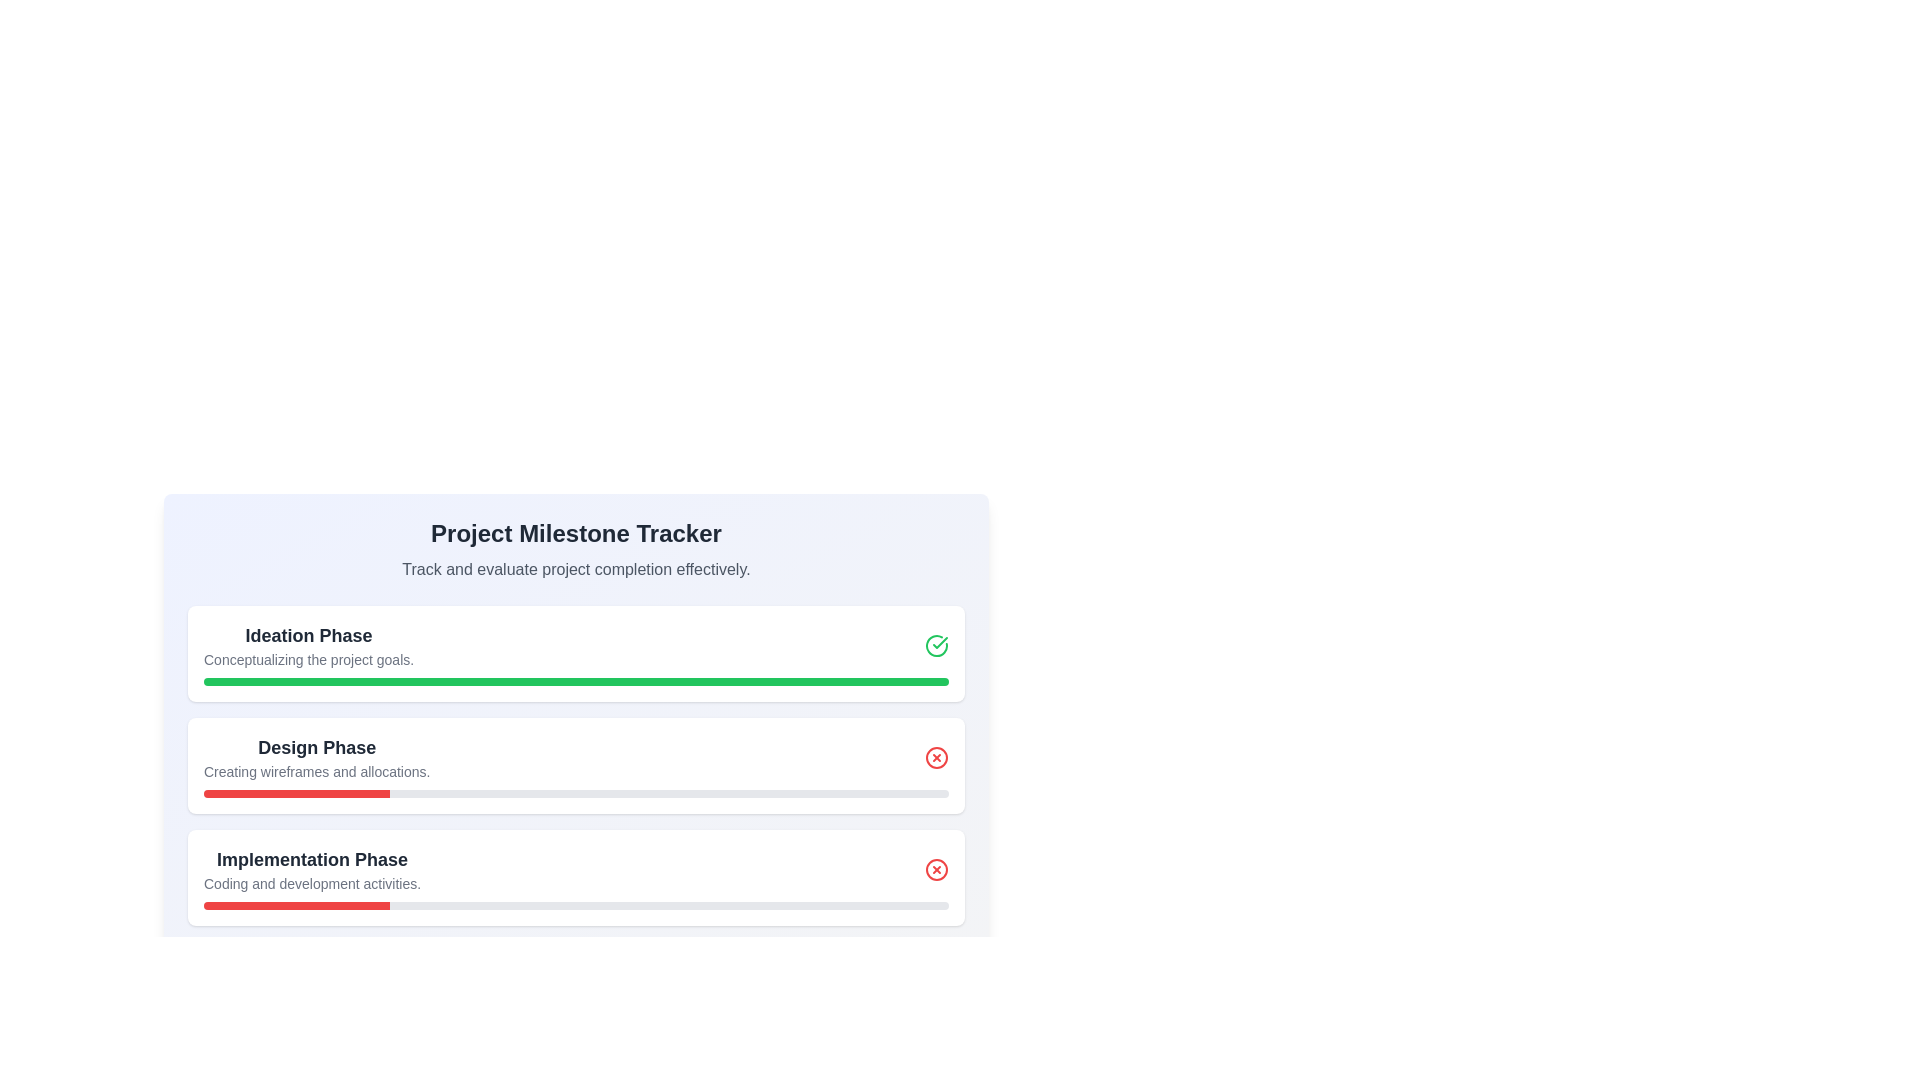 Image resolution: width=1920 pixels, height=1080 pixels. Describe the element at coordinates (311, 859) in the screenshot. I see `text label that reads 'Implementation Phase', which is styled in bold dark gray and positioned above the description text in the milestone tracker interface` at that location.